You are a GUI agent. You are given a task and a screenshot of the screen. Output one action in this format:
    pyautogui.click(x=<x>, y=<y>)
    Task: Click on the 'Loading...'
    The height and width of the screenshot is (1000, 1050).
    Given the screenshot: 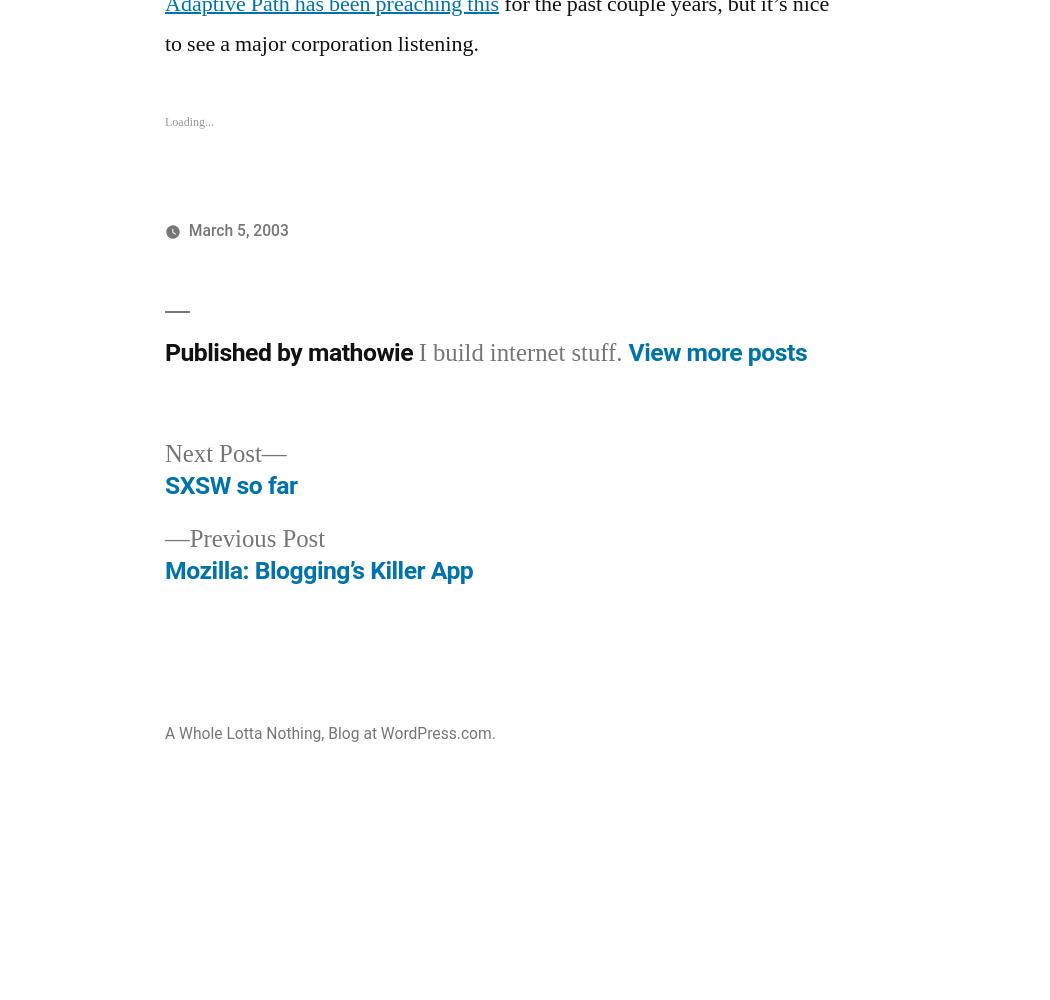 What is the action you would take?
    pyautogui.click(x=164, y=120)
    